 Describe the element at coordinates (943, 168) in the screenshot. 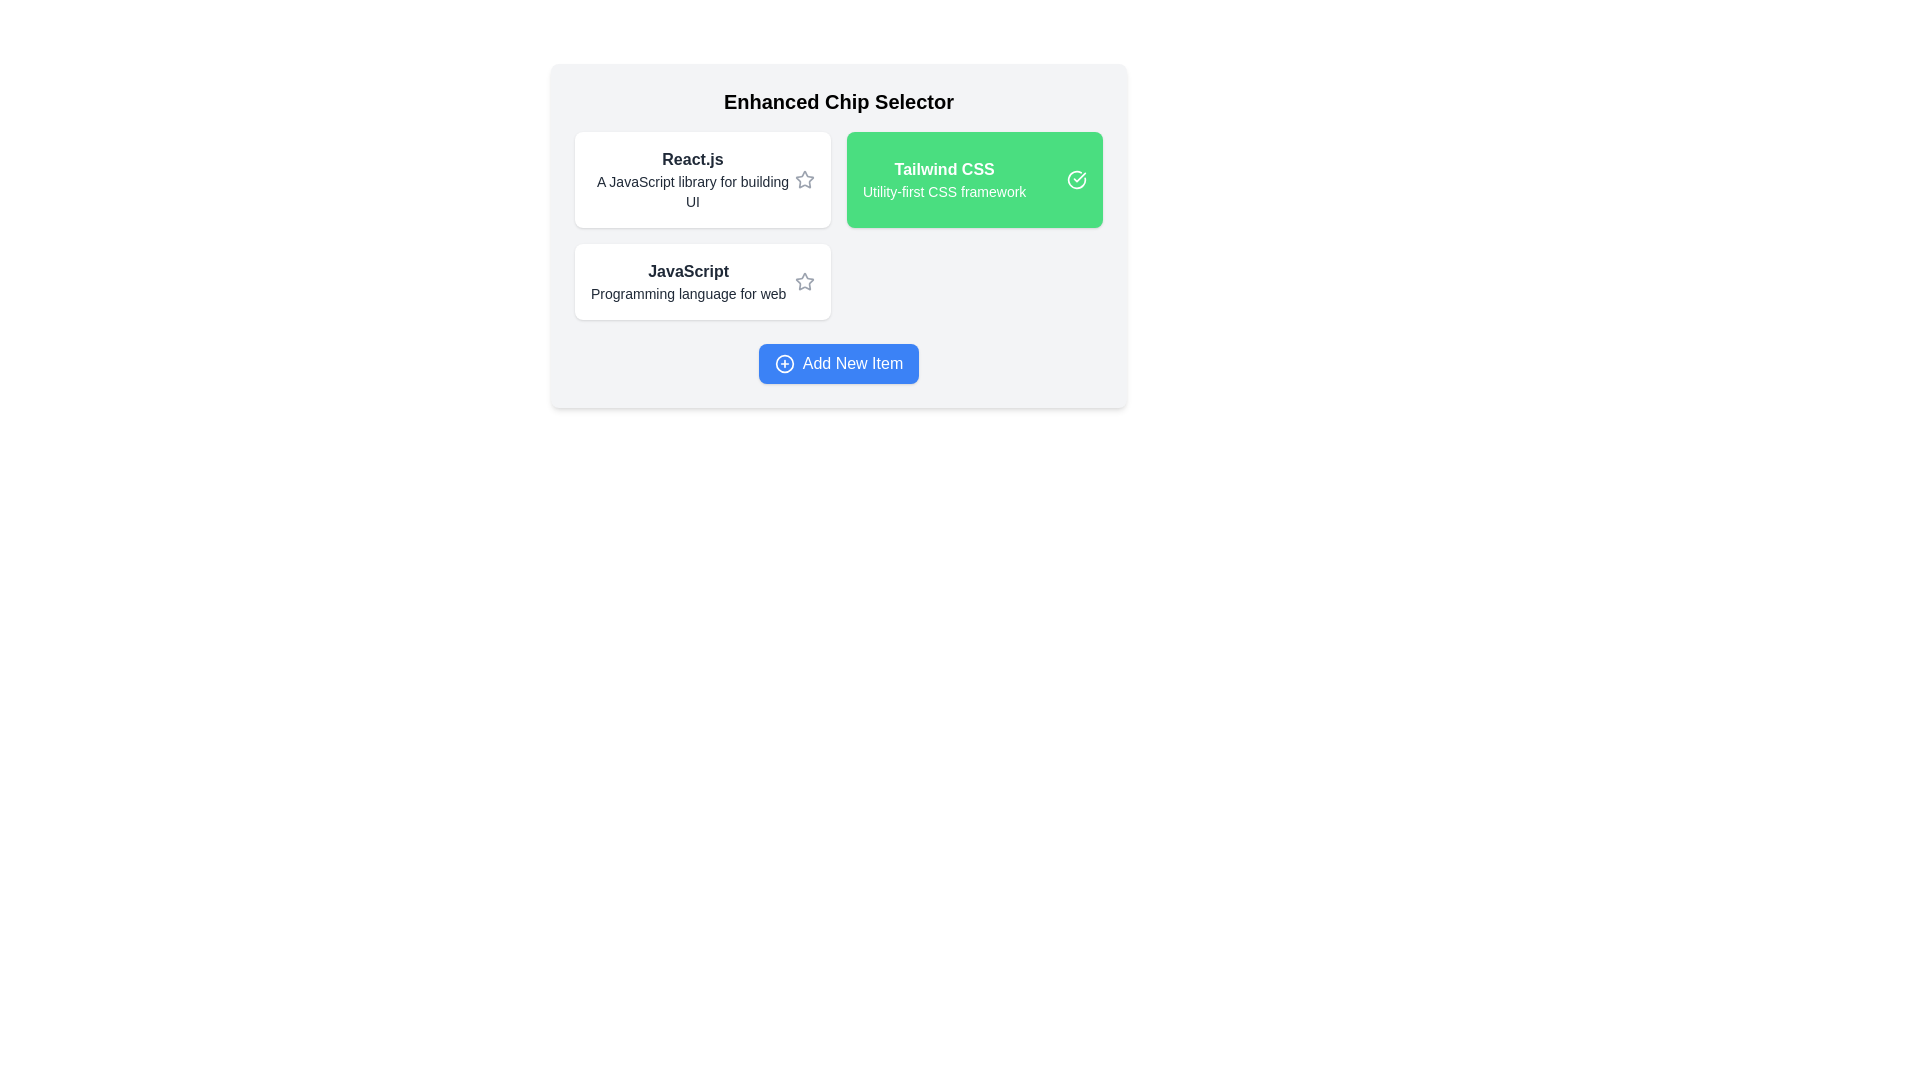

I see `the text label representing 'Tailwind CSS' located at the top-center of the green card within the 'Enhanced Chip Selector' layout` at that location.